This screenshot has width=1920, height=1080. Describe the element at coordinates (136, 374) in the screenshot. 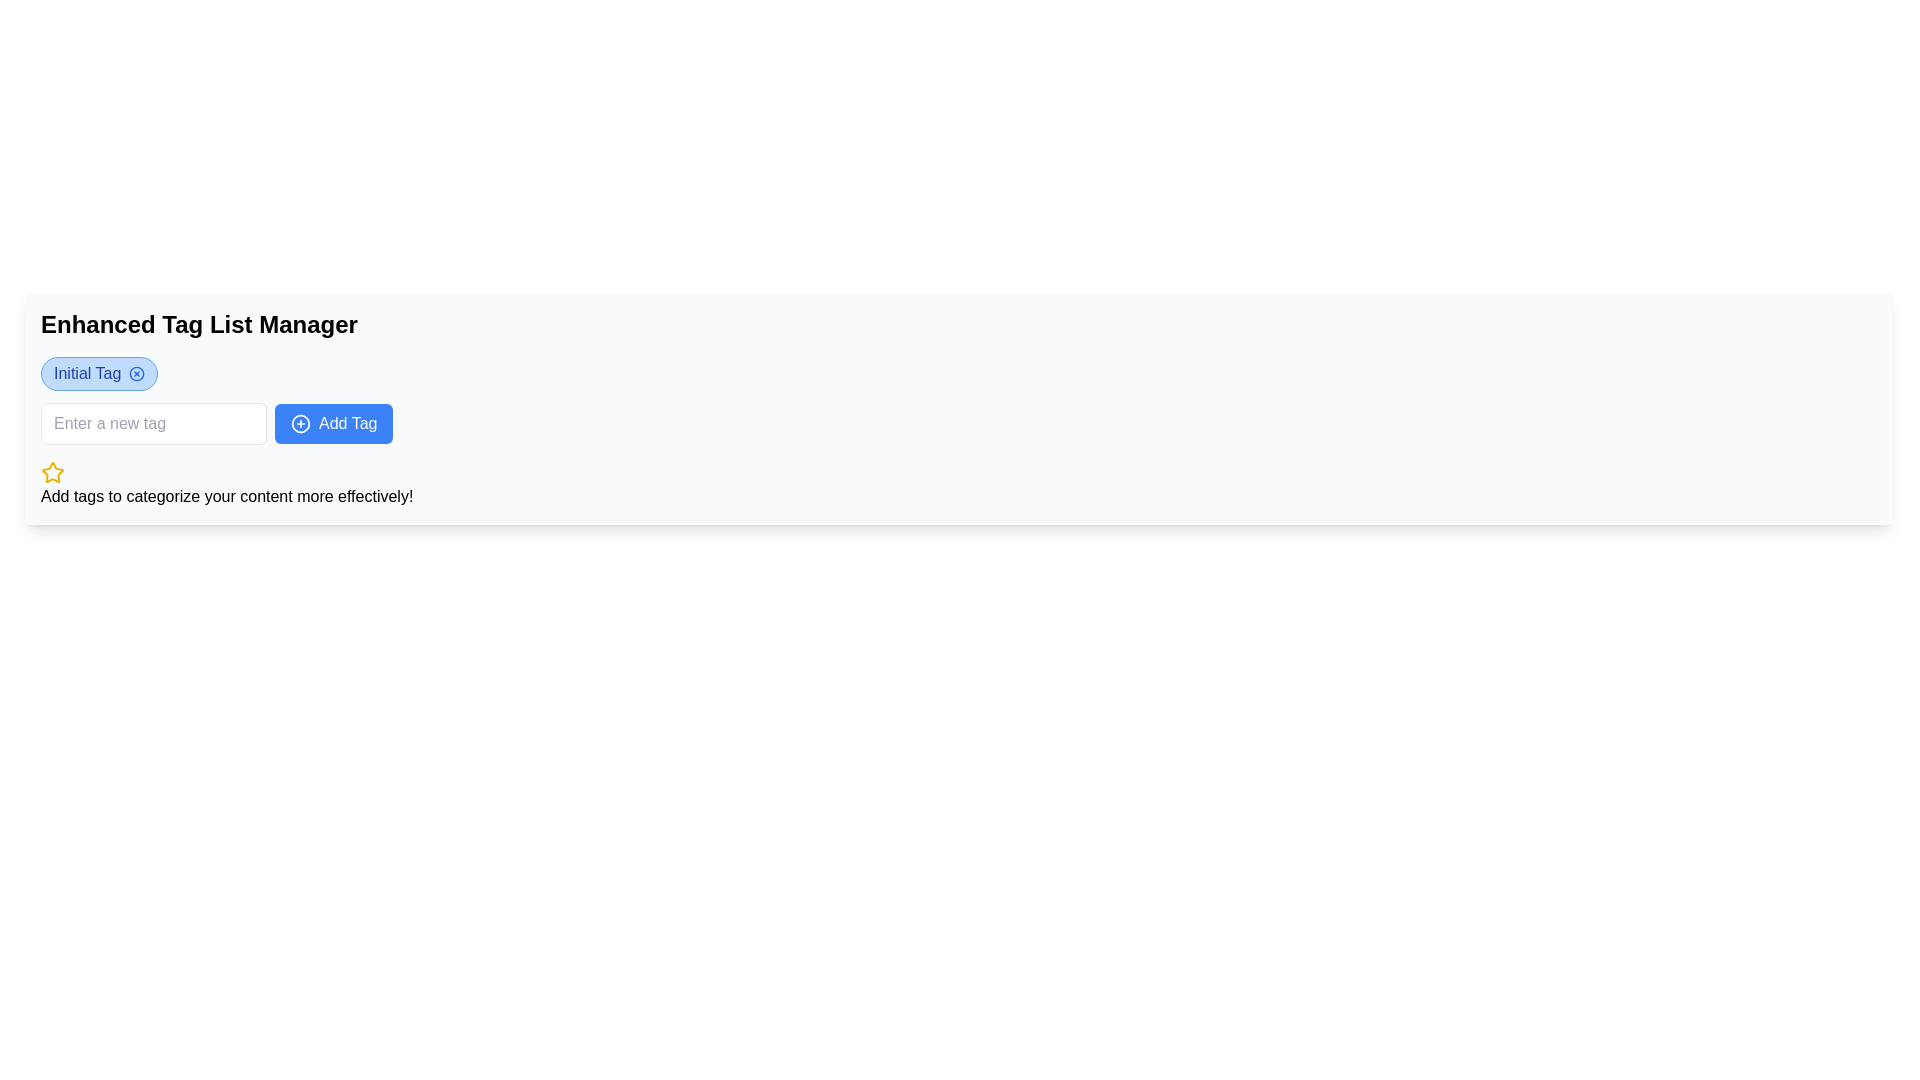

I see `the close button located at the right end of the tag 'Initial Tag'` at that location.